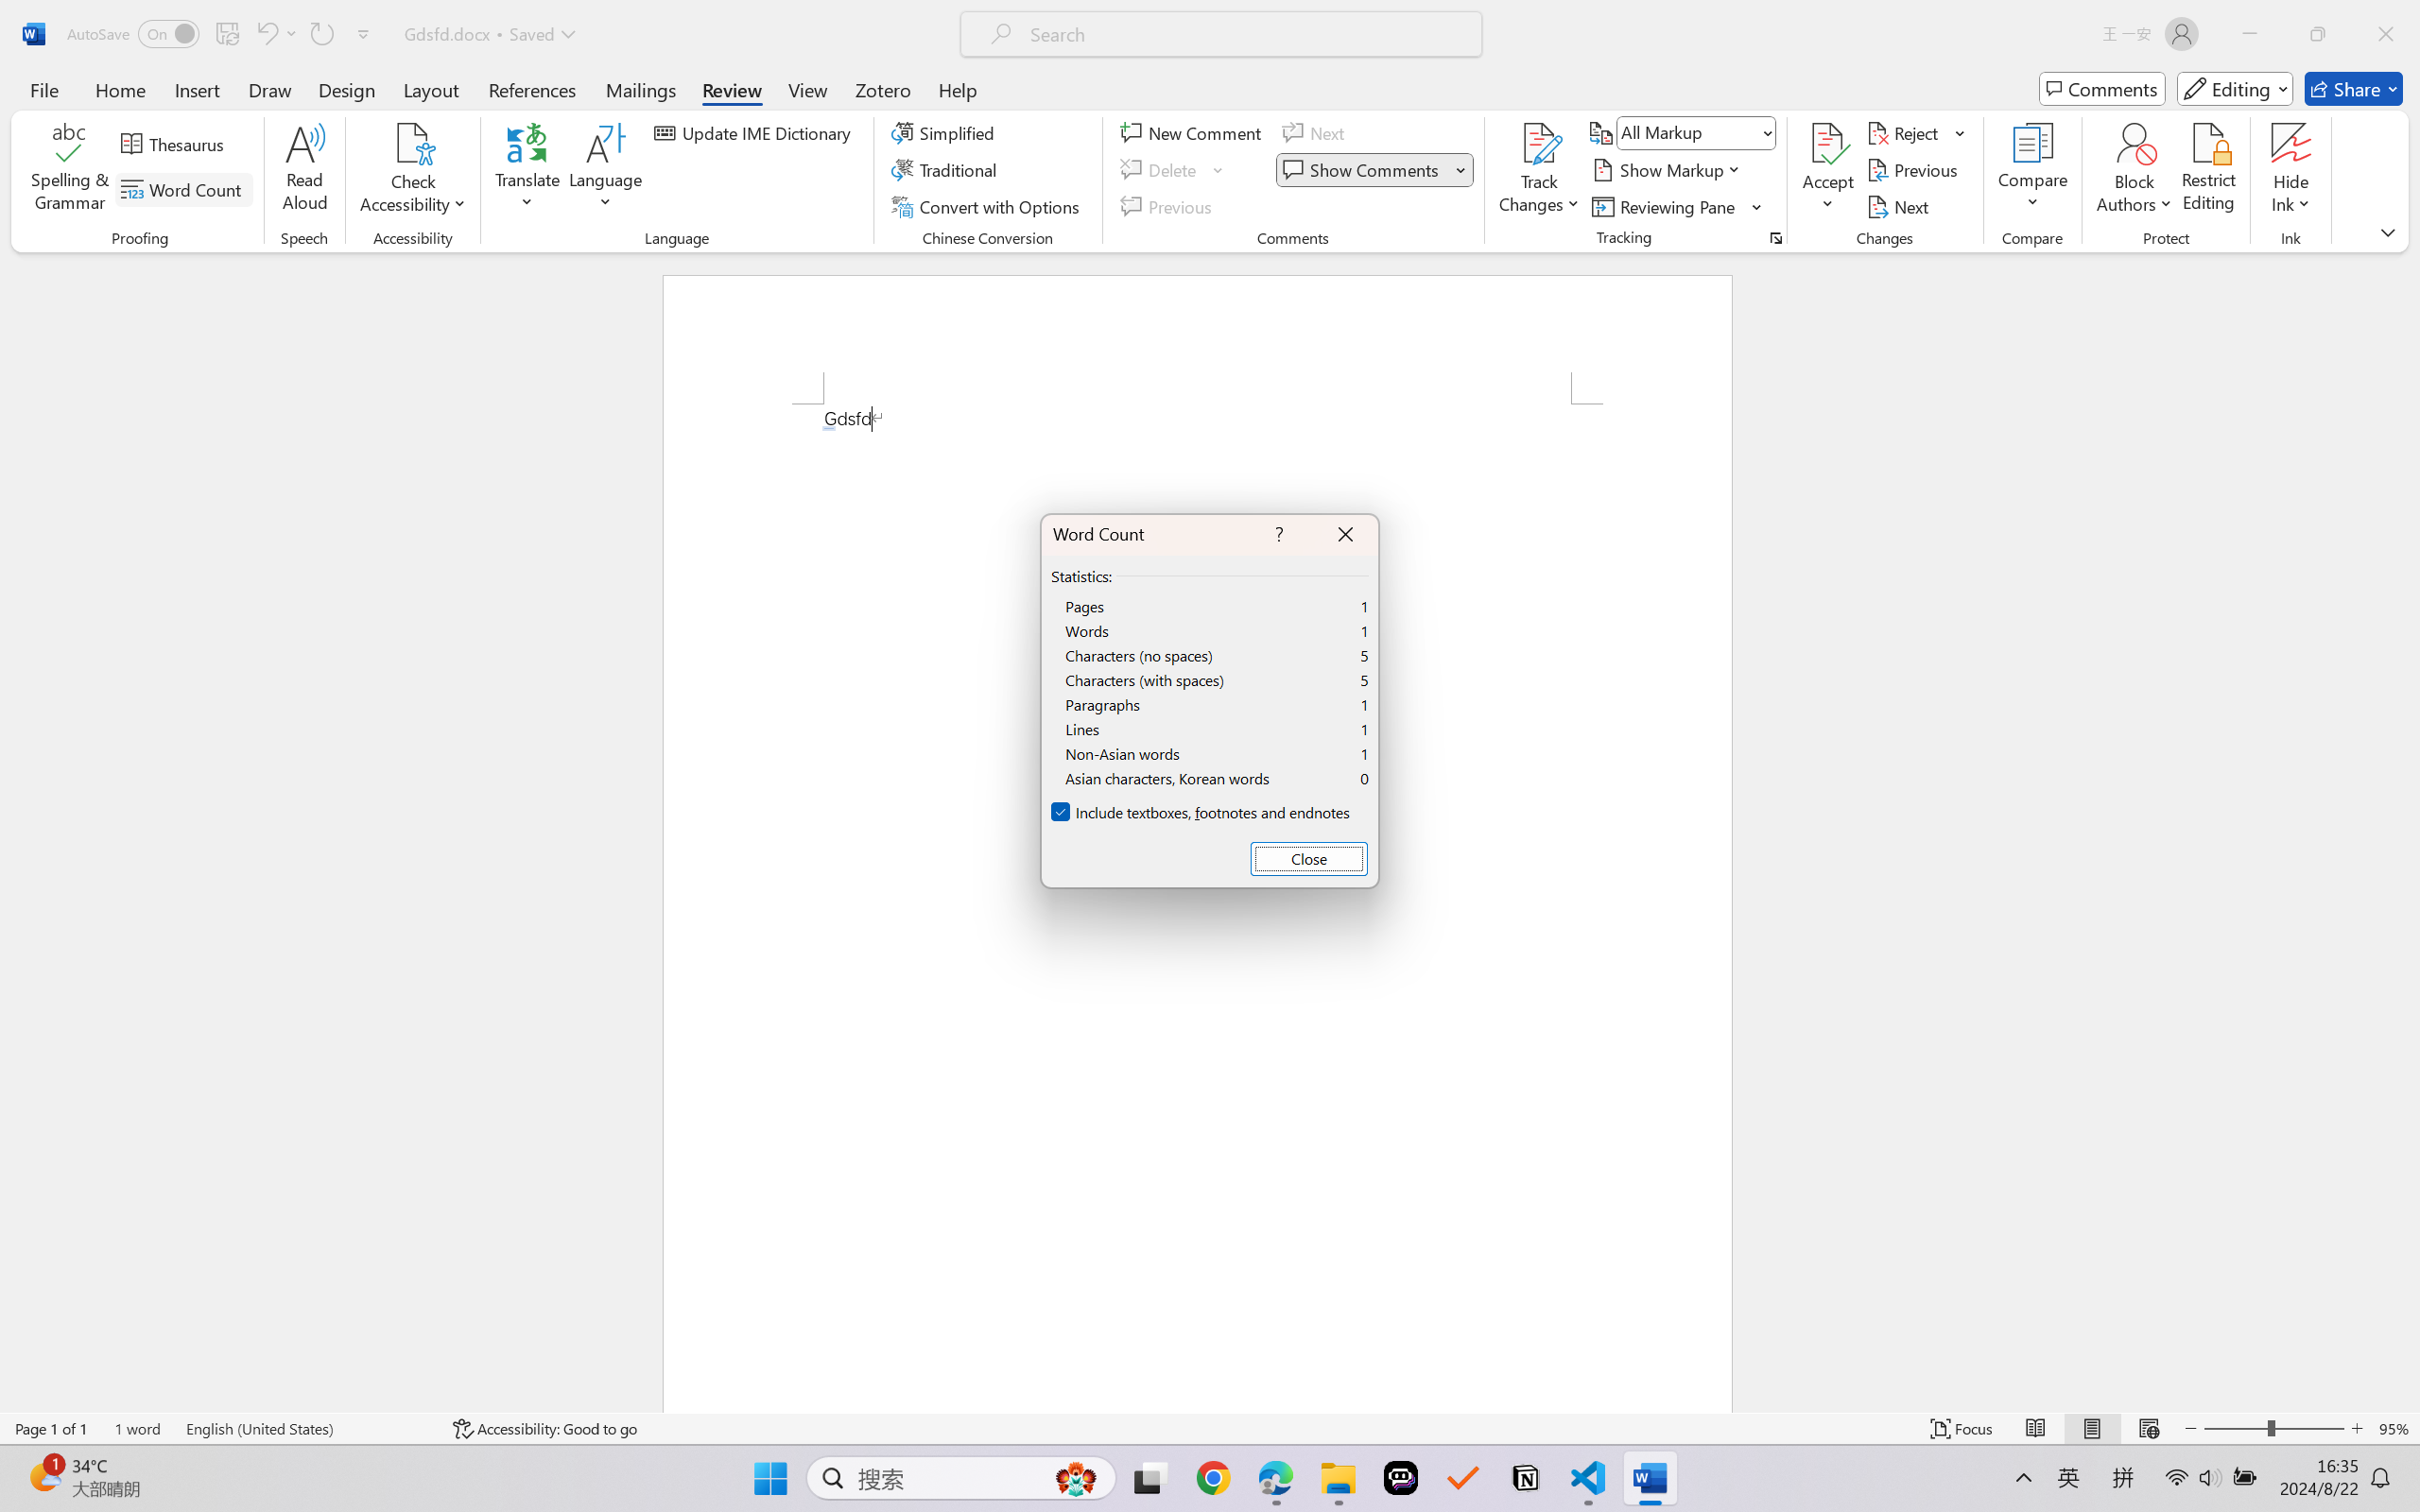 The height and width of the screenshot is (1512, 2420). Describe the element at coordinates (69, 170) in the screenshot. I see `'Spelling & Grammar'` at that location.